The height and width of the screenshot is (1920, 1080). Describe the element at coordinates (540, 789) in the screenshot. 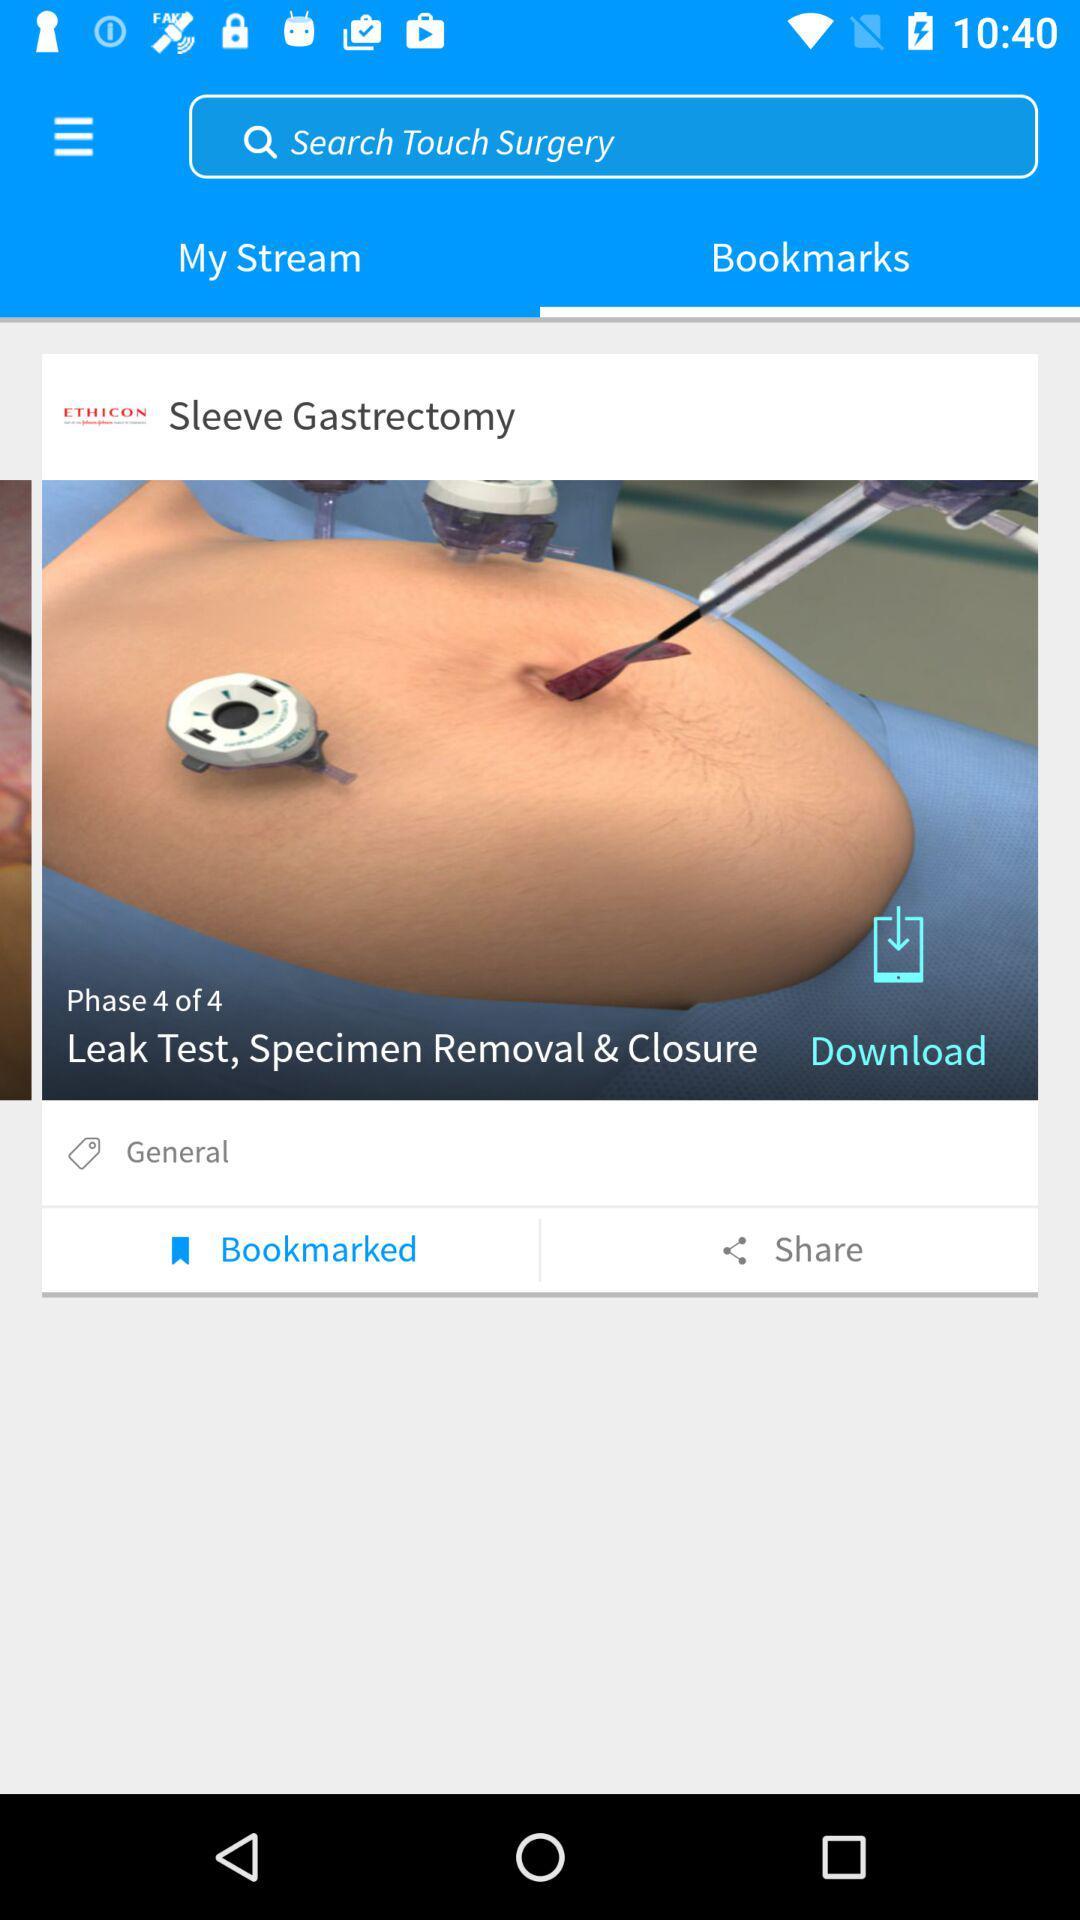

I see `download test` at that location.